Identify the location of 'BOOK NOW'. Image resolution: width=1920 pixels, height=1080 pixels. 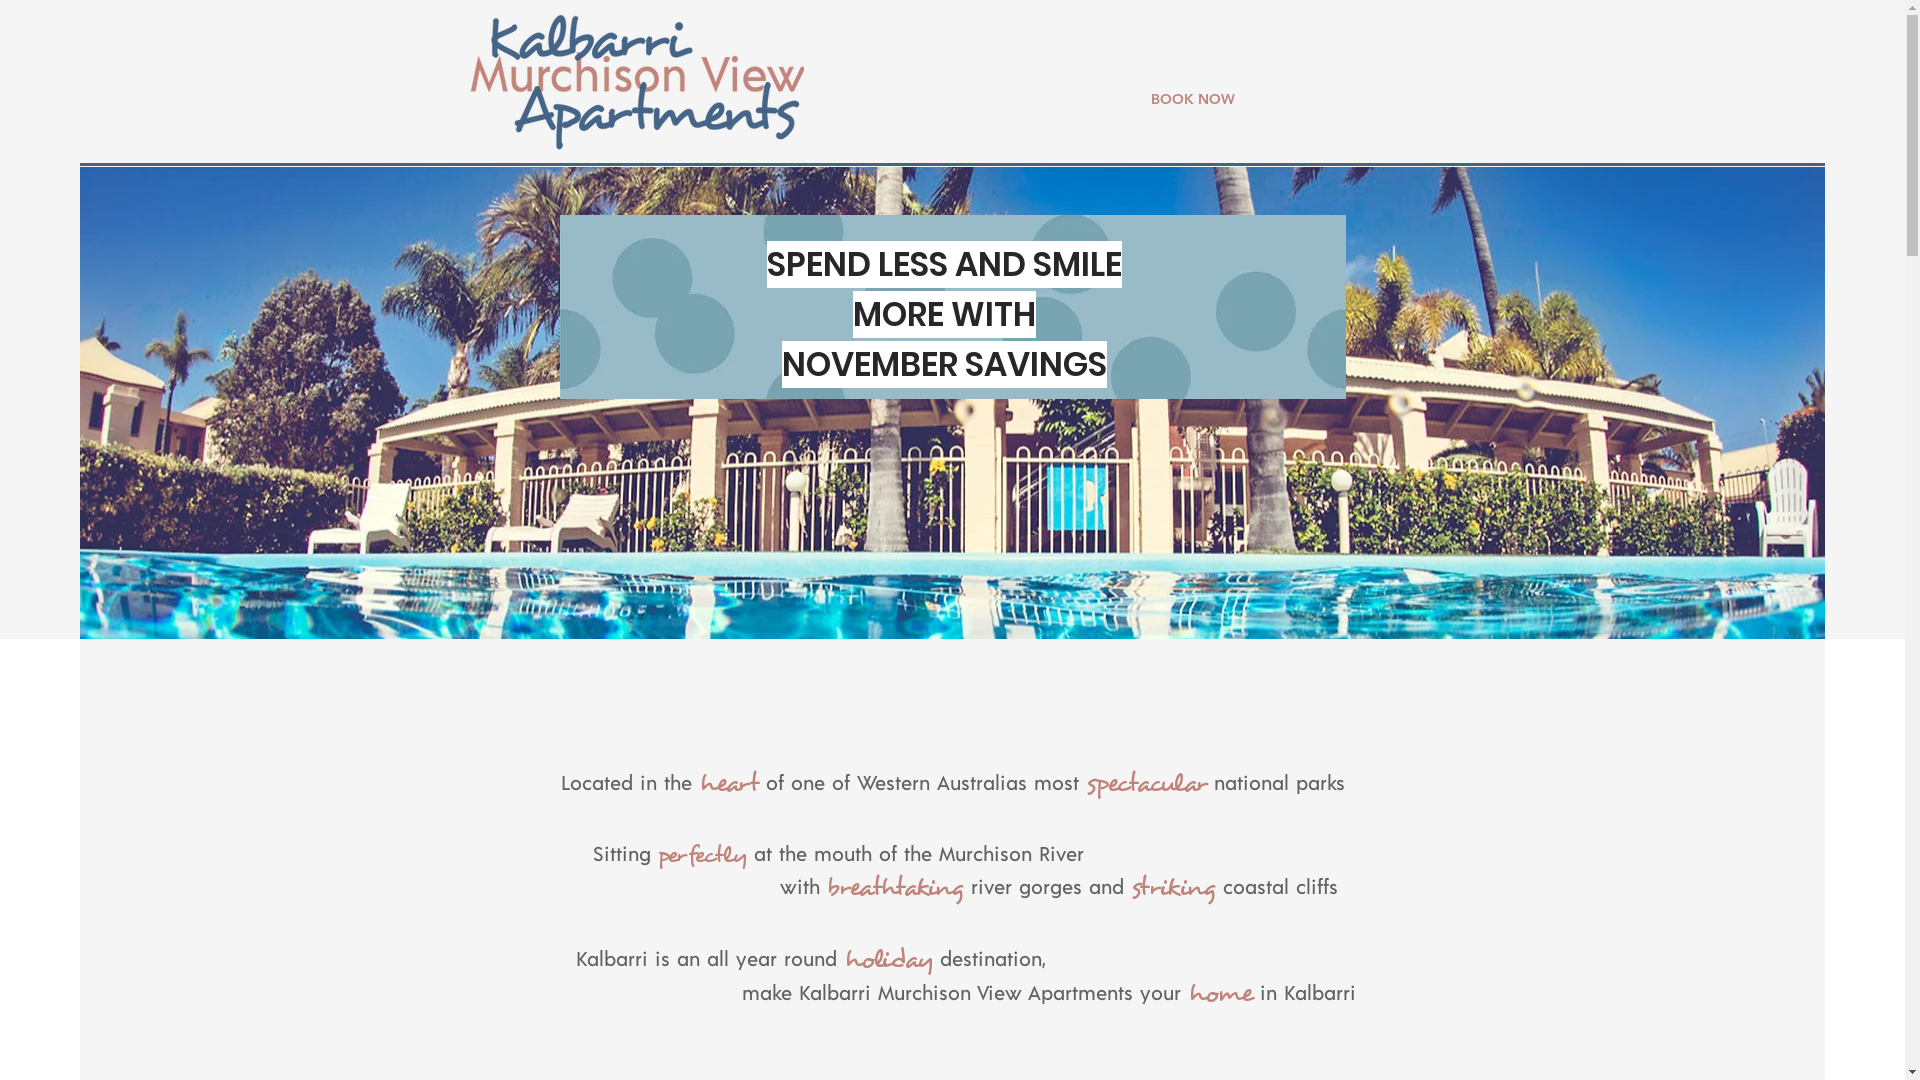
(1465, 64).